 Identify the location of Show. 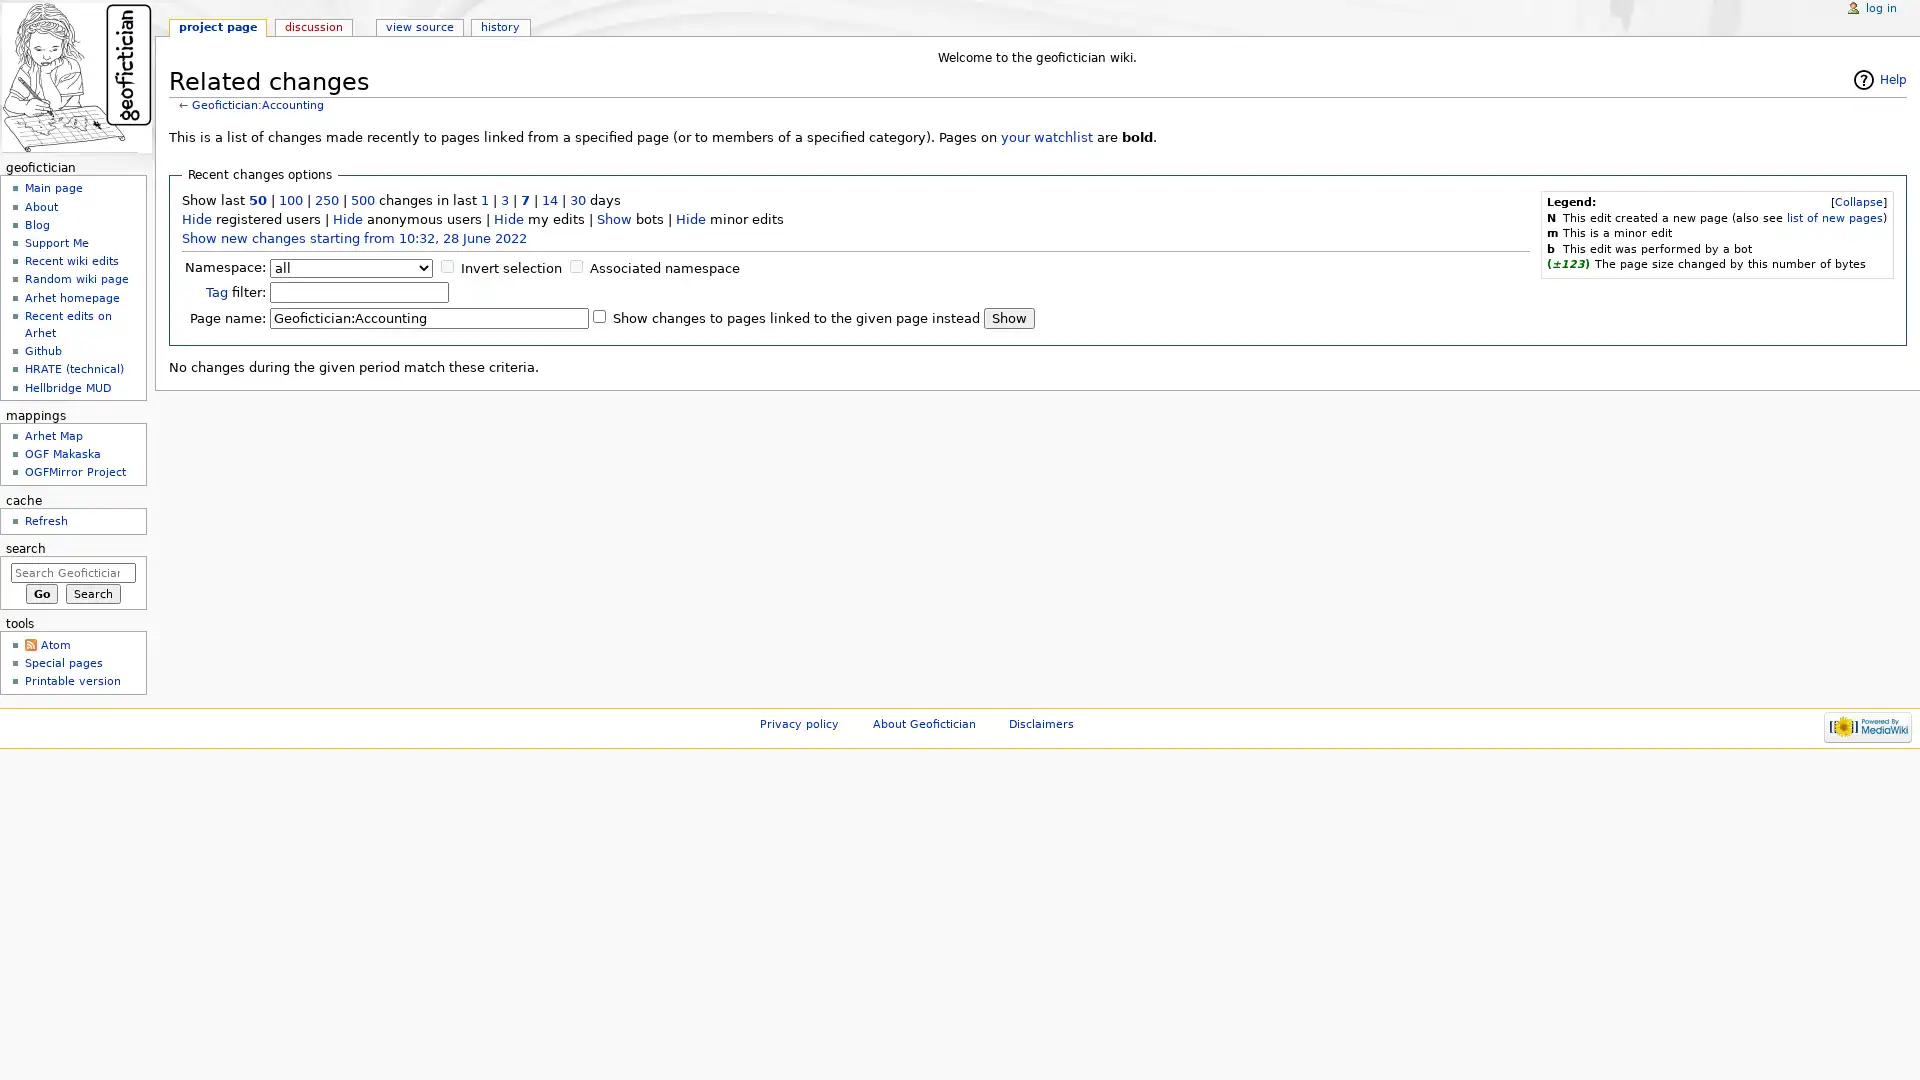
(1009, 317).